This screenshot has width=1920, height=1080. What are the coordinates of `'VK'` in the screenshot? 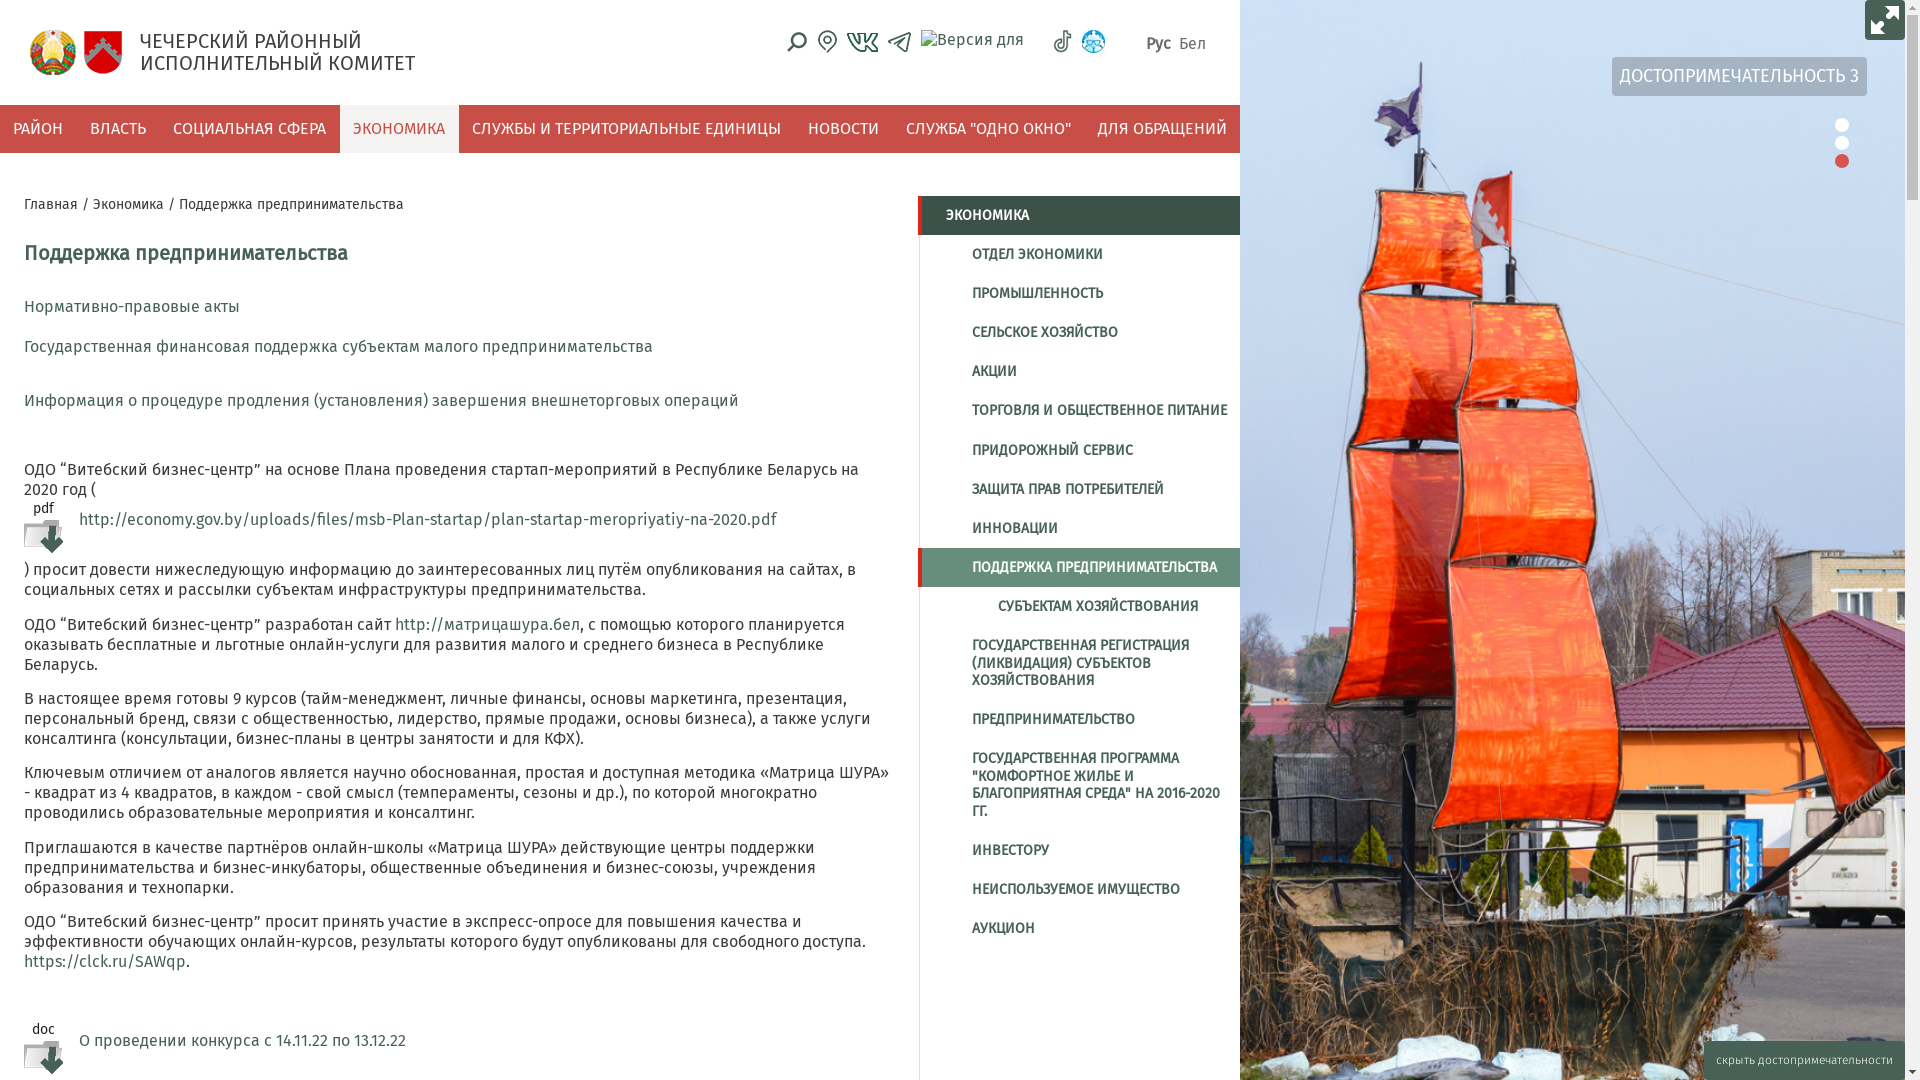 It's located at (862, 41).